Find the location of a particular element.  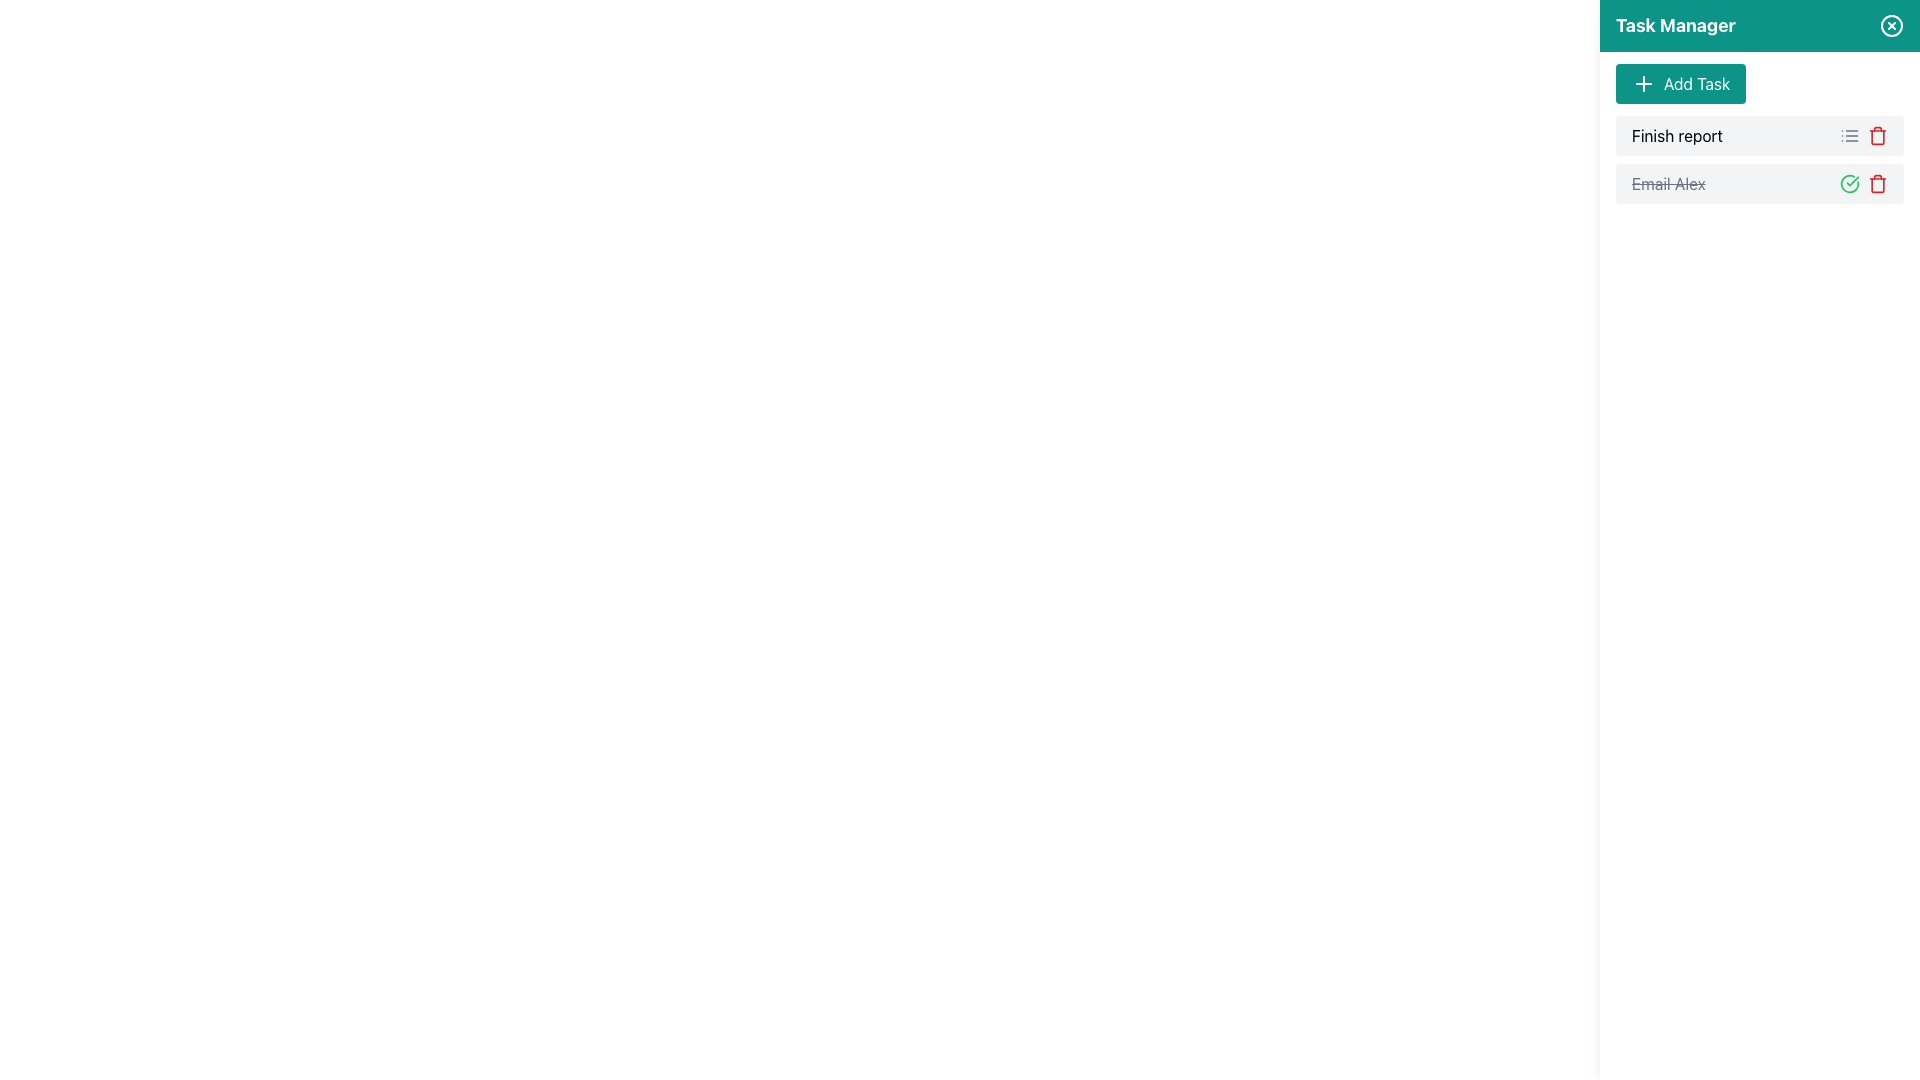

text label 'Email Alex' which has a line-through styling, indicating it is marked as completed or inactive, located in the second item of the vertical task list in the 'Task Manager' section is located at coordinates (1668, 184).